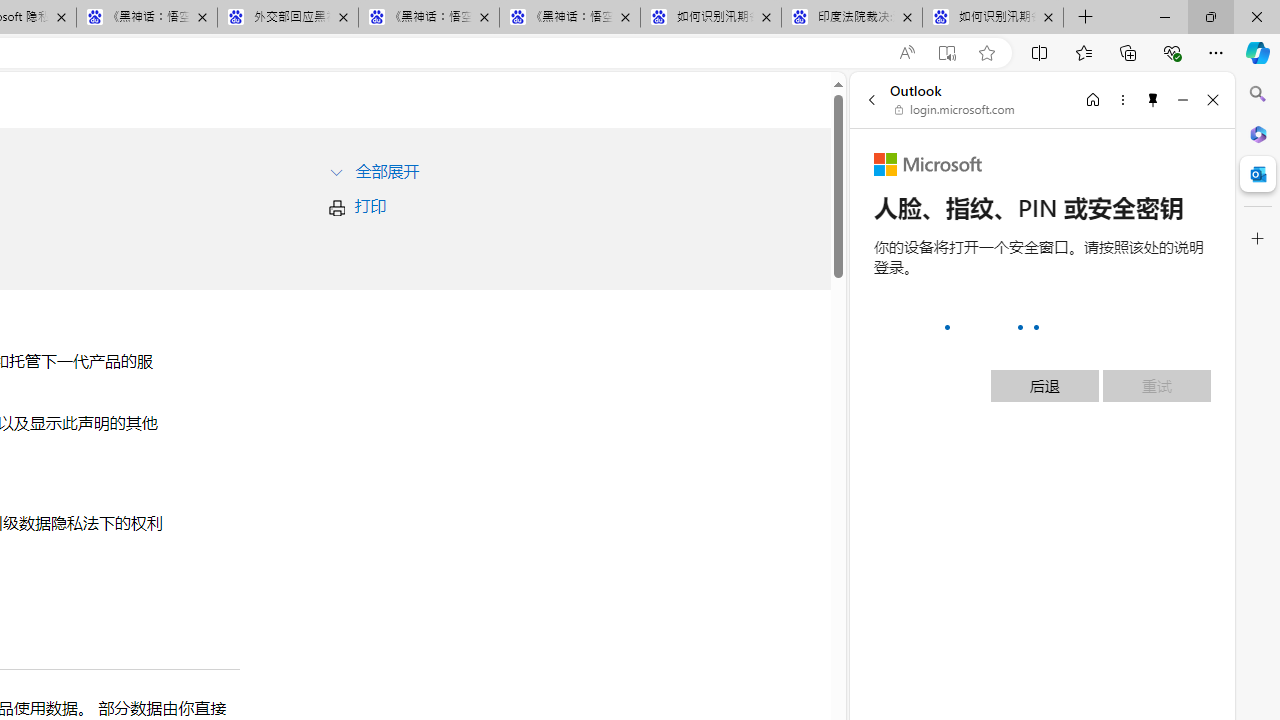 Image resolution: width=1280 pixels, height=720 pixels. I want to click on 'login.microsoft.com', so click(954, 110).